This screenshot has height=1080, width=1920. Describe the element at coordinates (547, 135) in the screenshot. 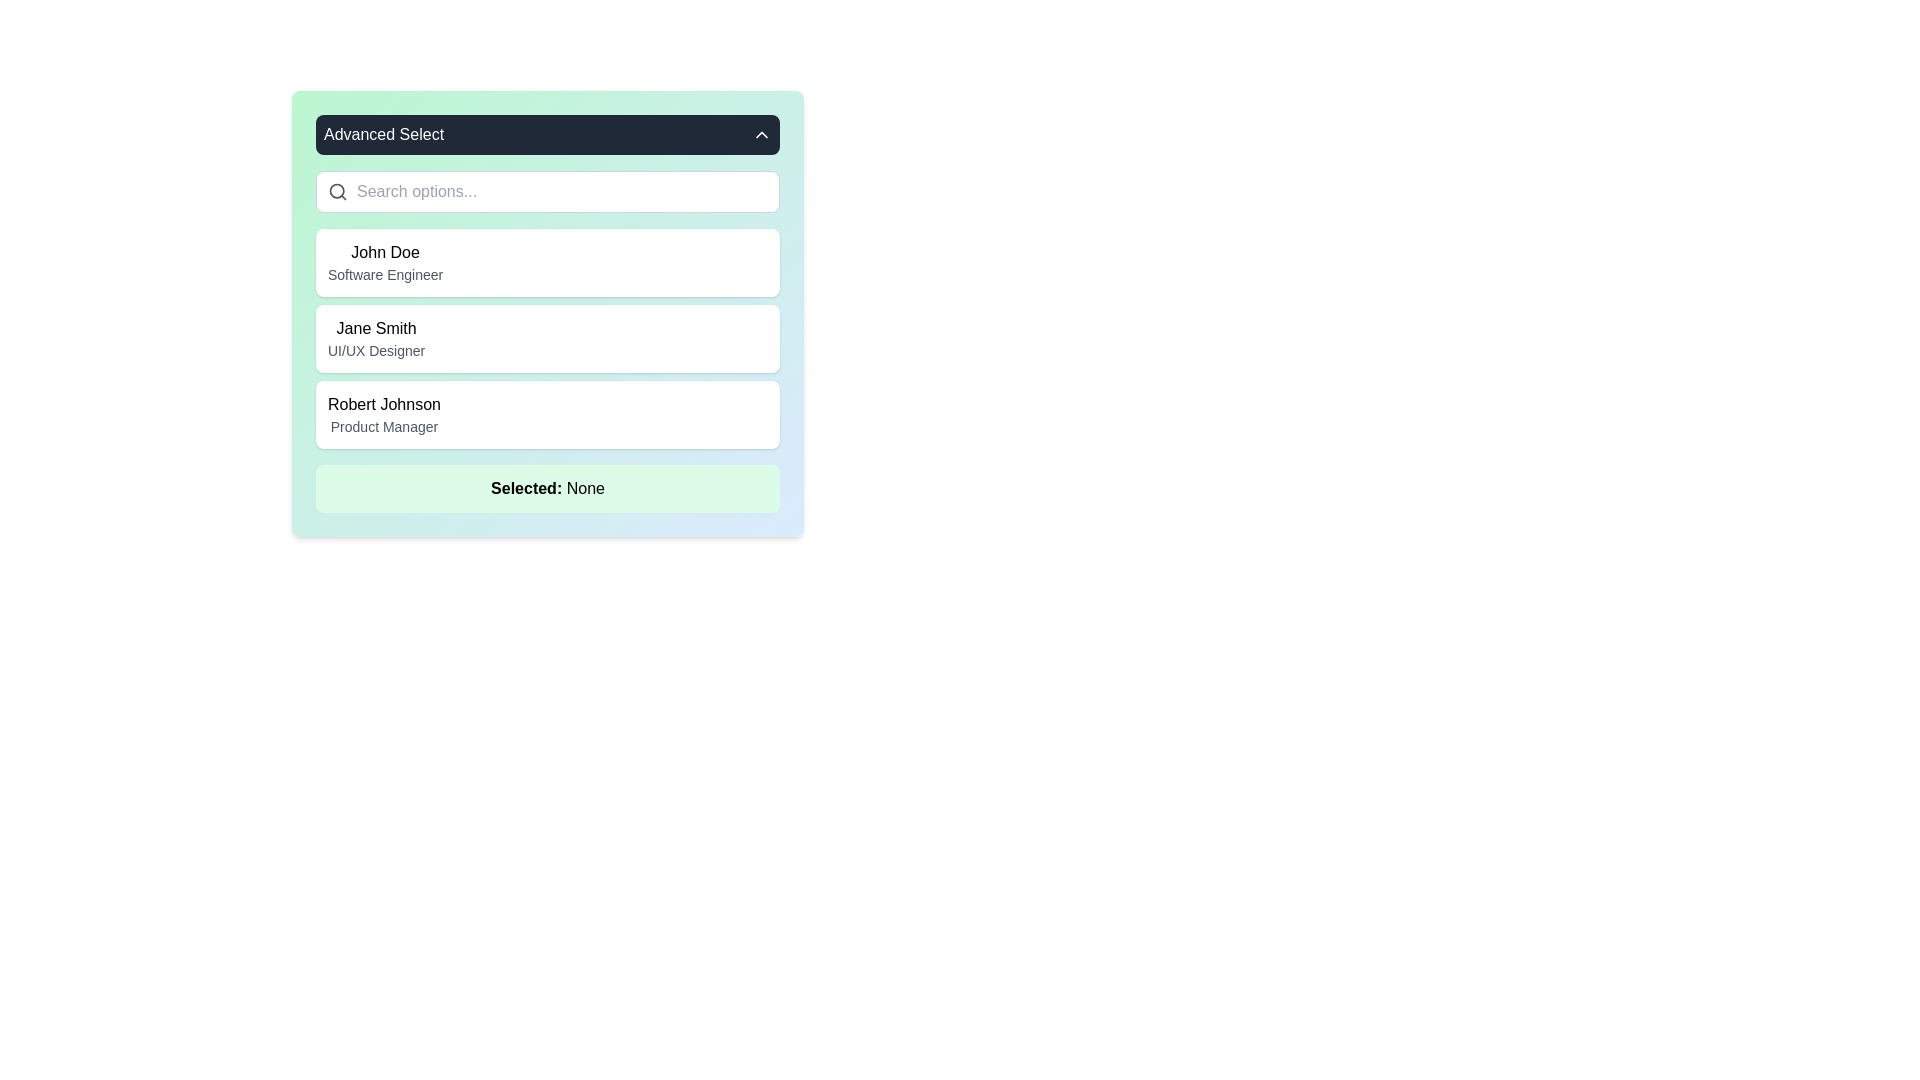

I see `the dropdown toggle button located at the top of the section` at that location.